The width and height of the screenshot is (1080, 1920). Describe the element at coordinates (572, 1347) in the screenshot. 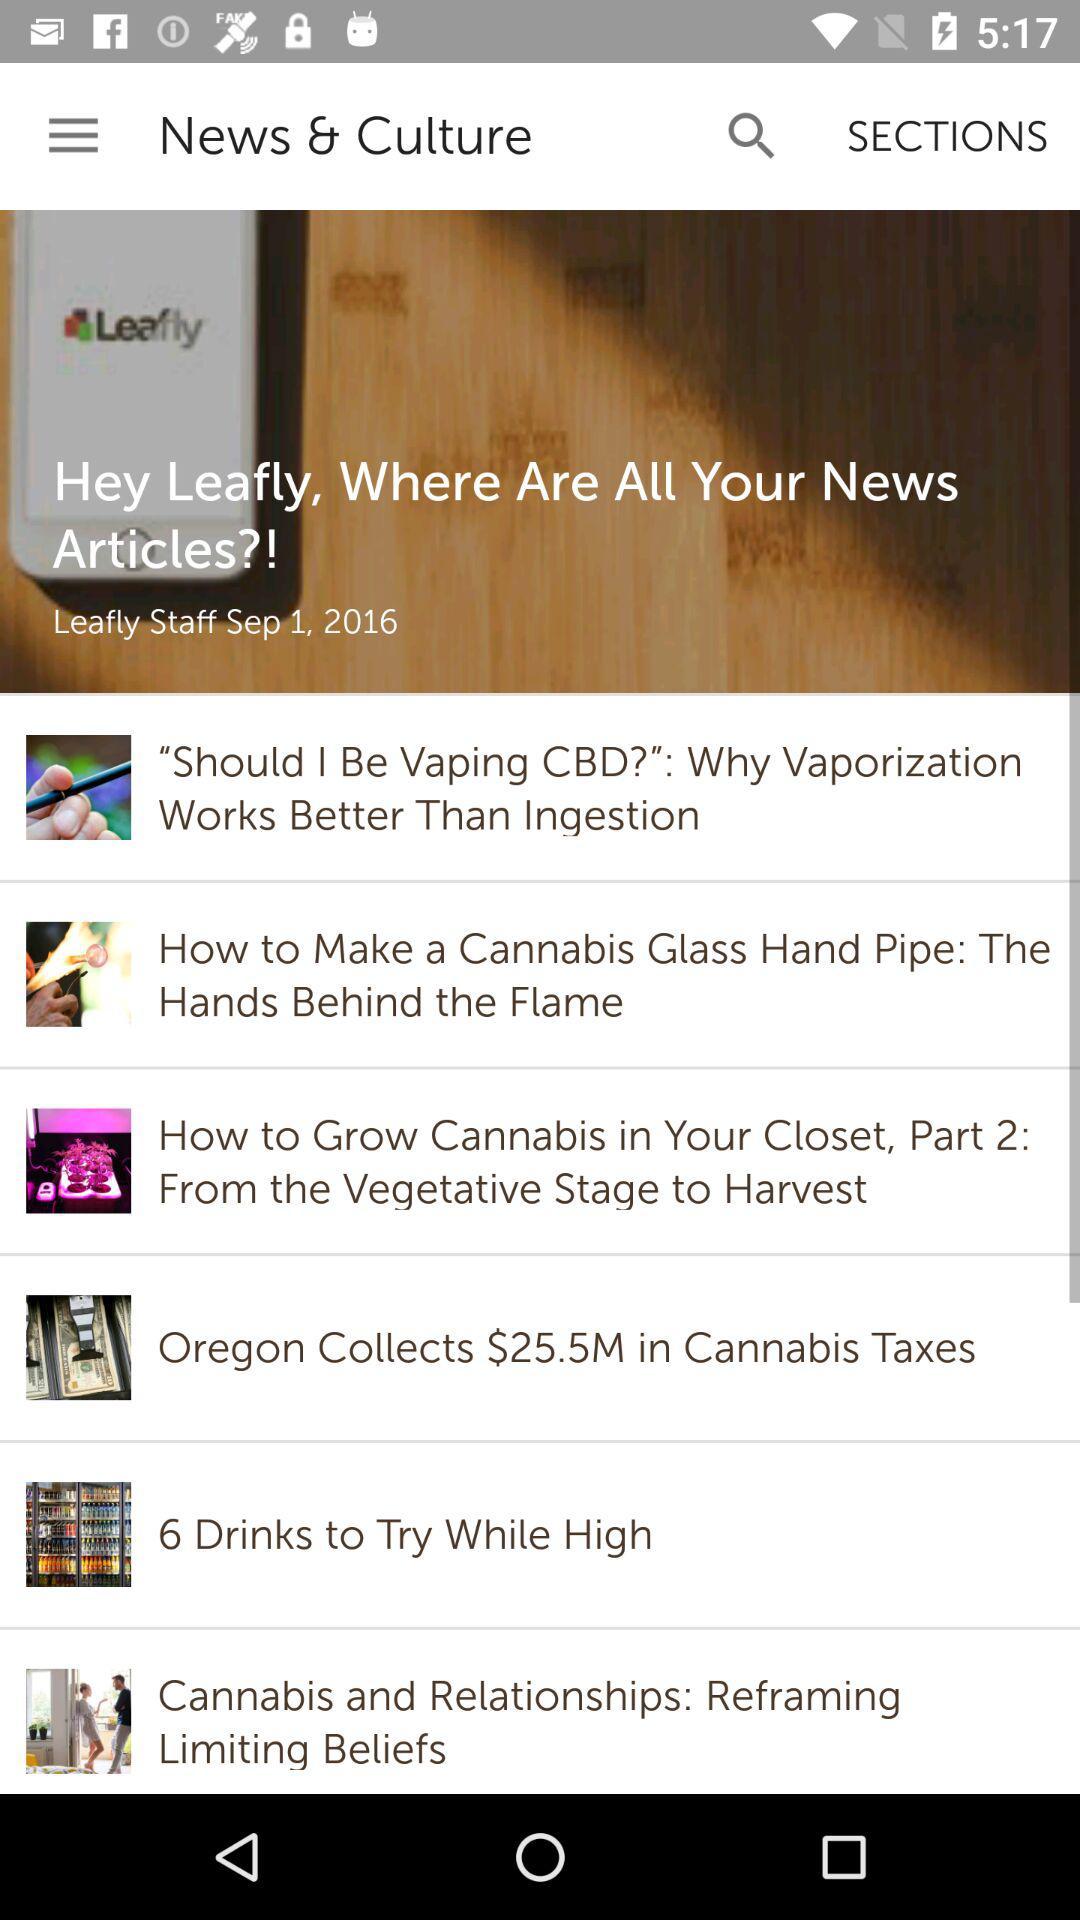

I see `the oregon collects 25` at that location.